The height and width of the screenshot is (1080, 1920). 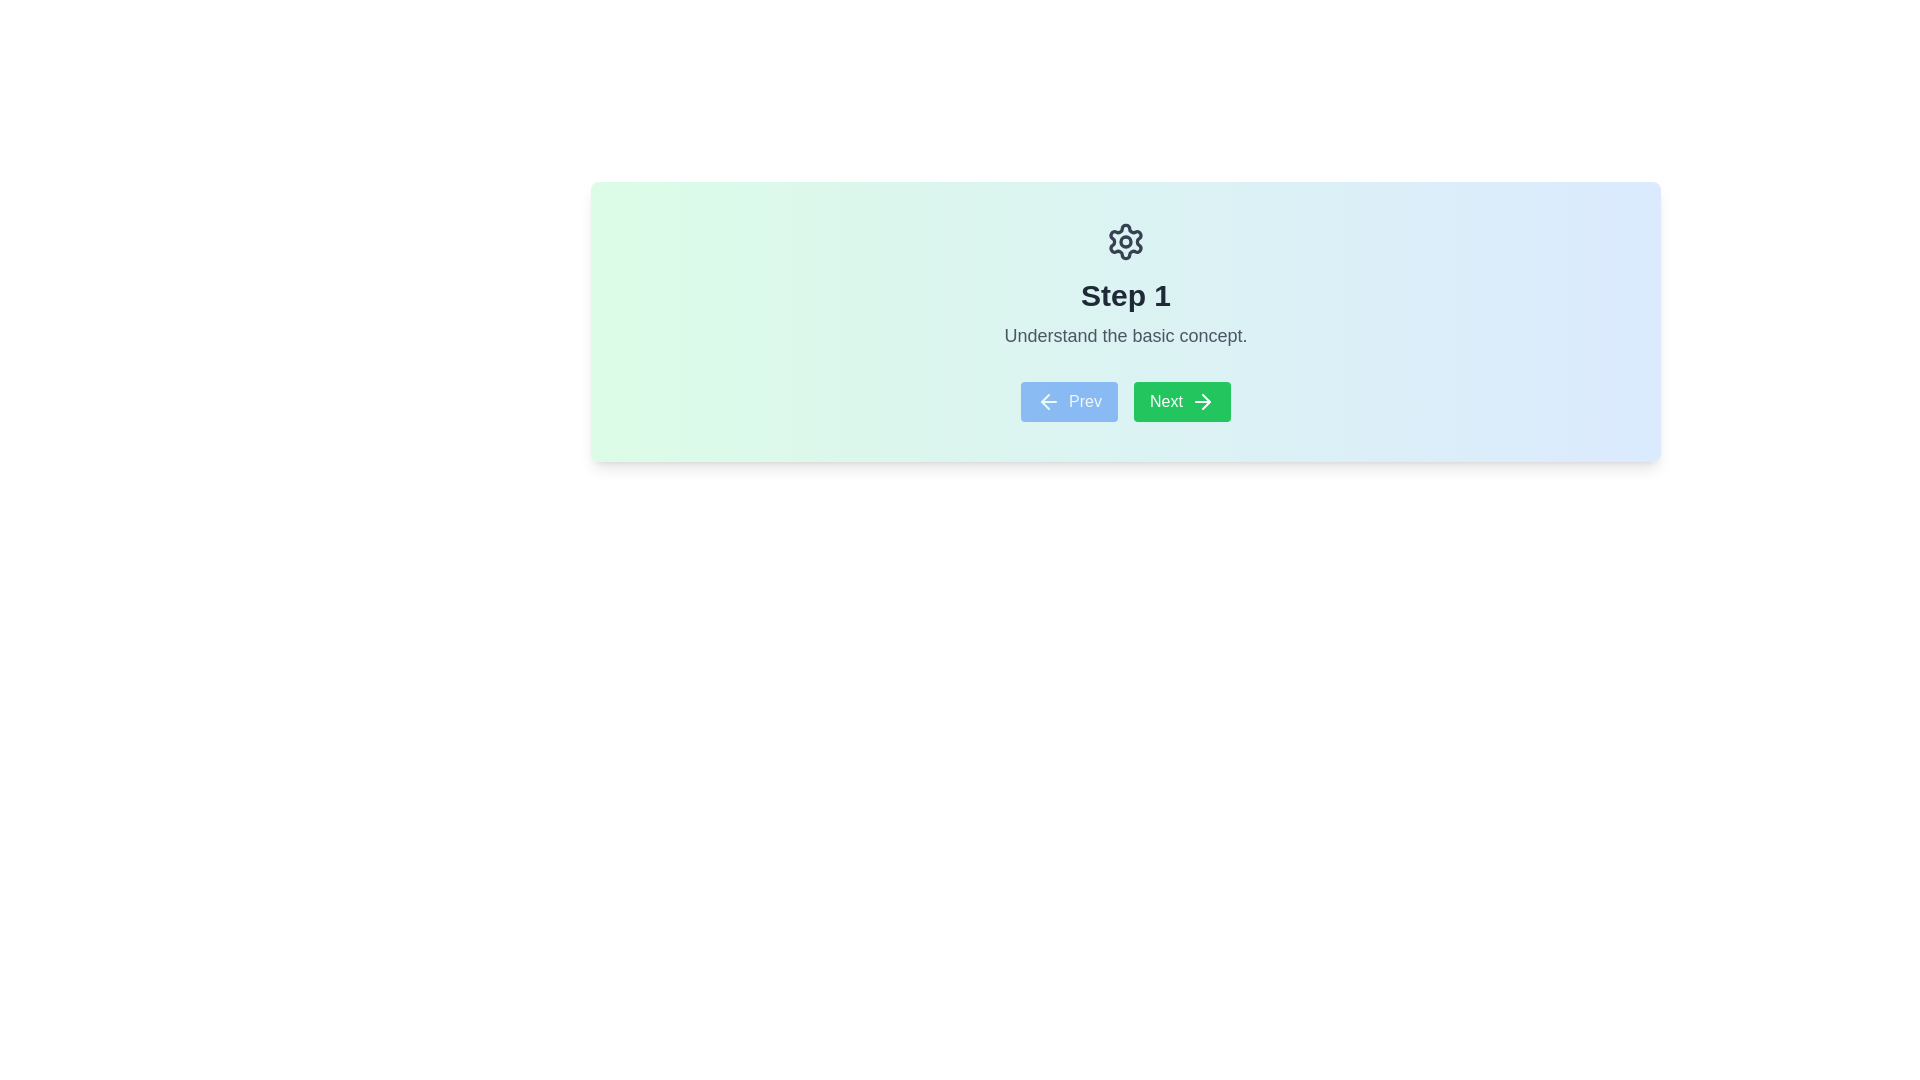 What do you see at coordinates (1205, 401) in the screenshot?
I see `the triangular arrow icon pointing to the right, which is part of the 'Next' button, located on its right side` at bounding box center [1205, 401].